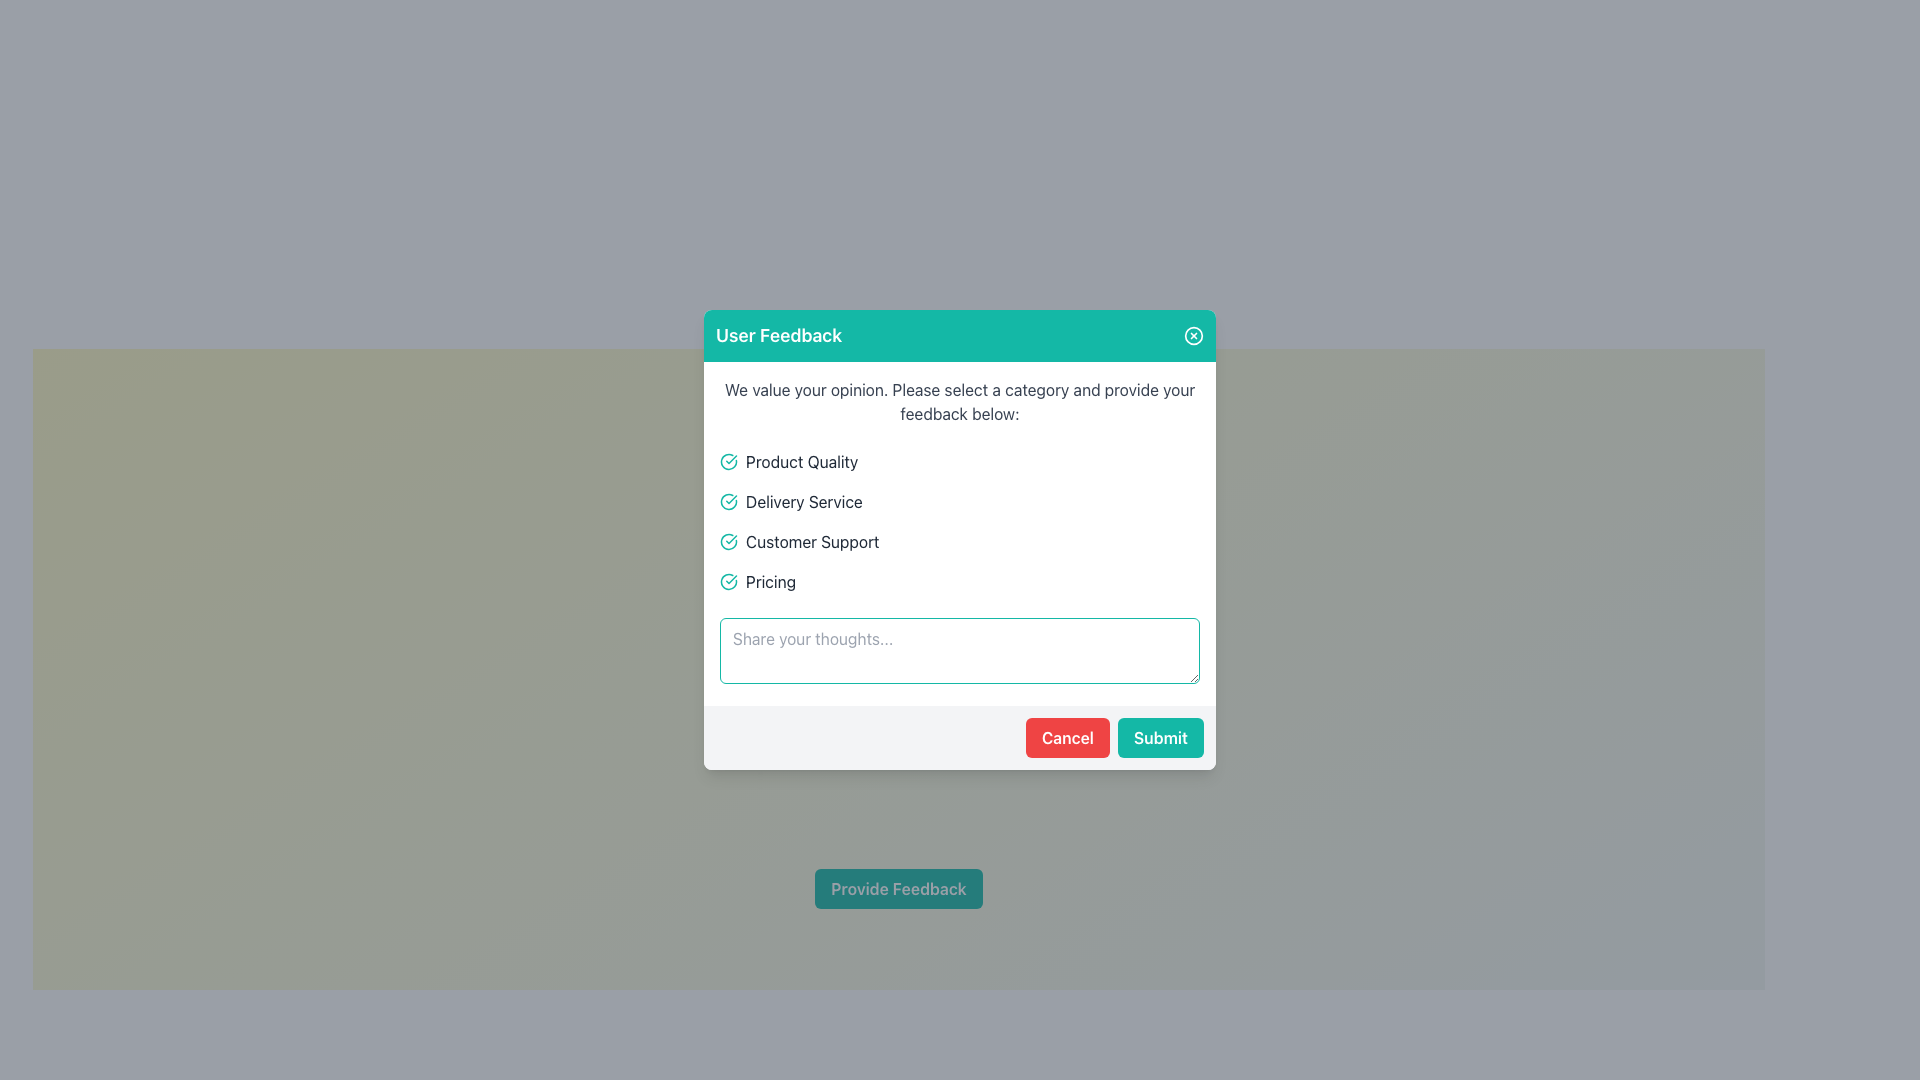 The image size is (1920, 1080). I want to click on the 'Submit' button located in the footer section of the modal dialog, so click(1161, 737).